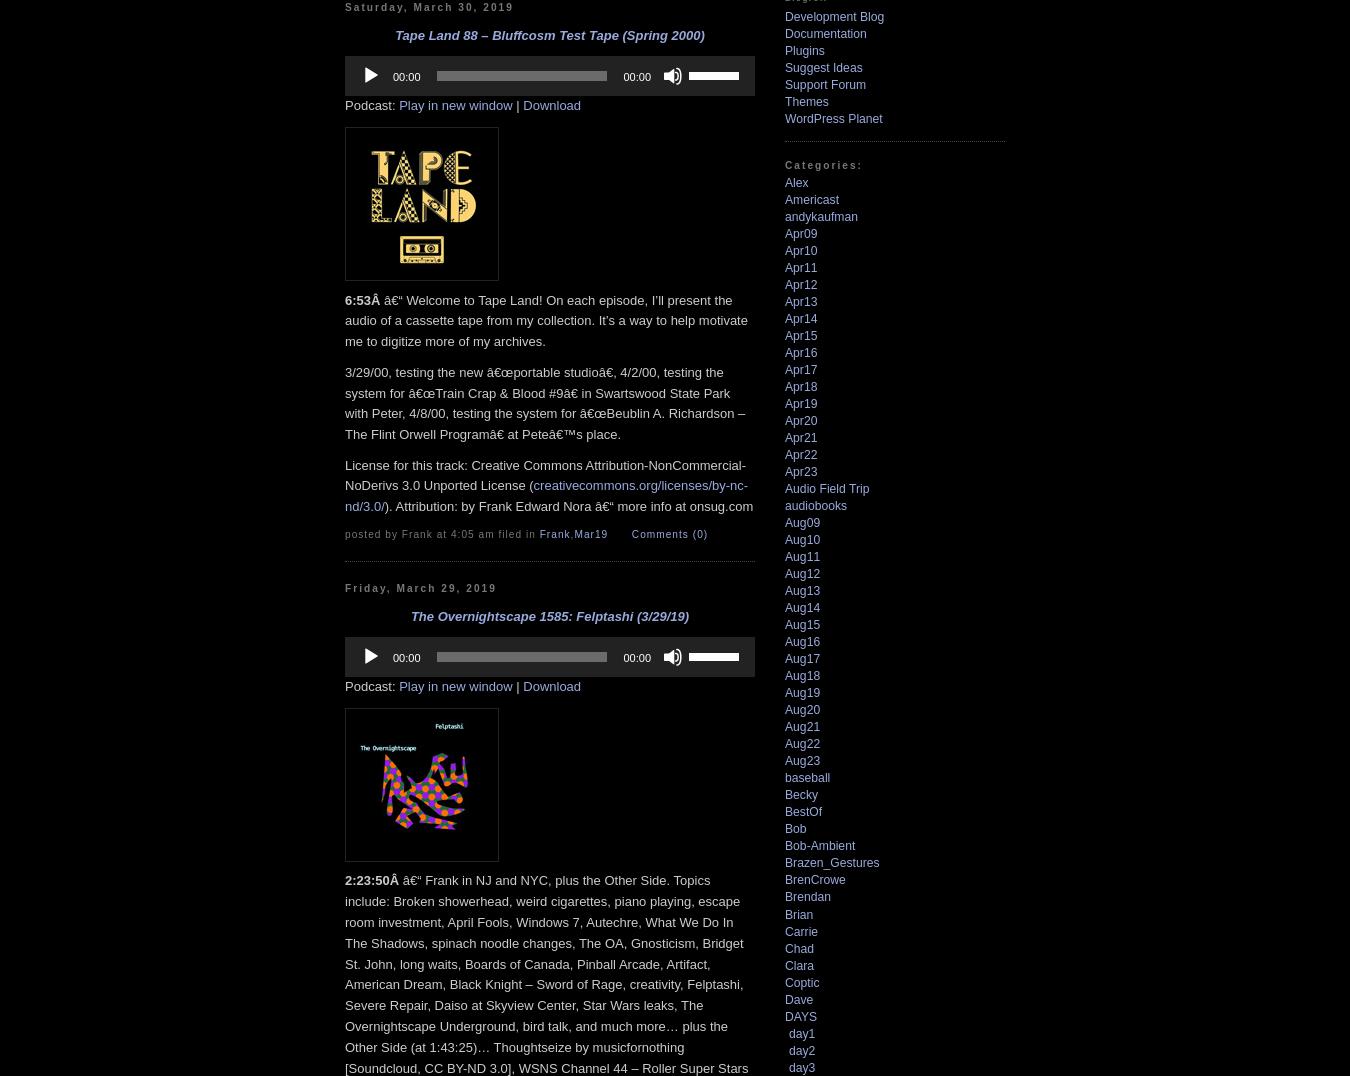 The image size is (1350, 1076). Describe the element at coordinates (800, 421) in the screenshot. I see `'Apr20'` at that location.